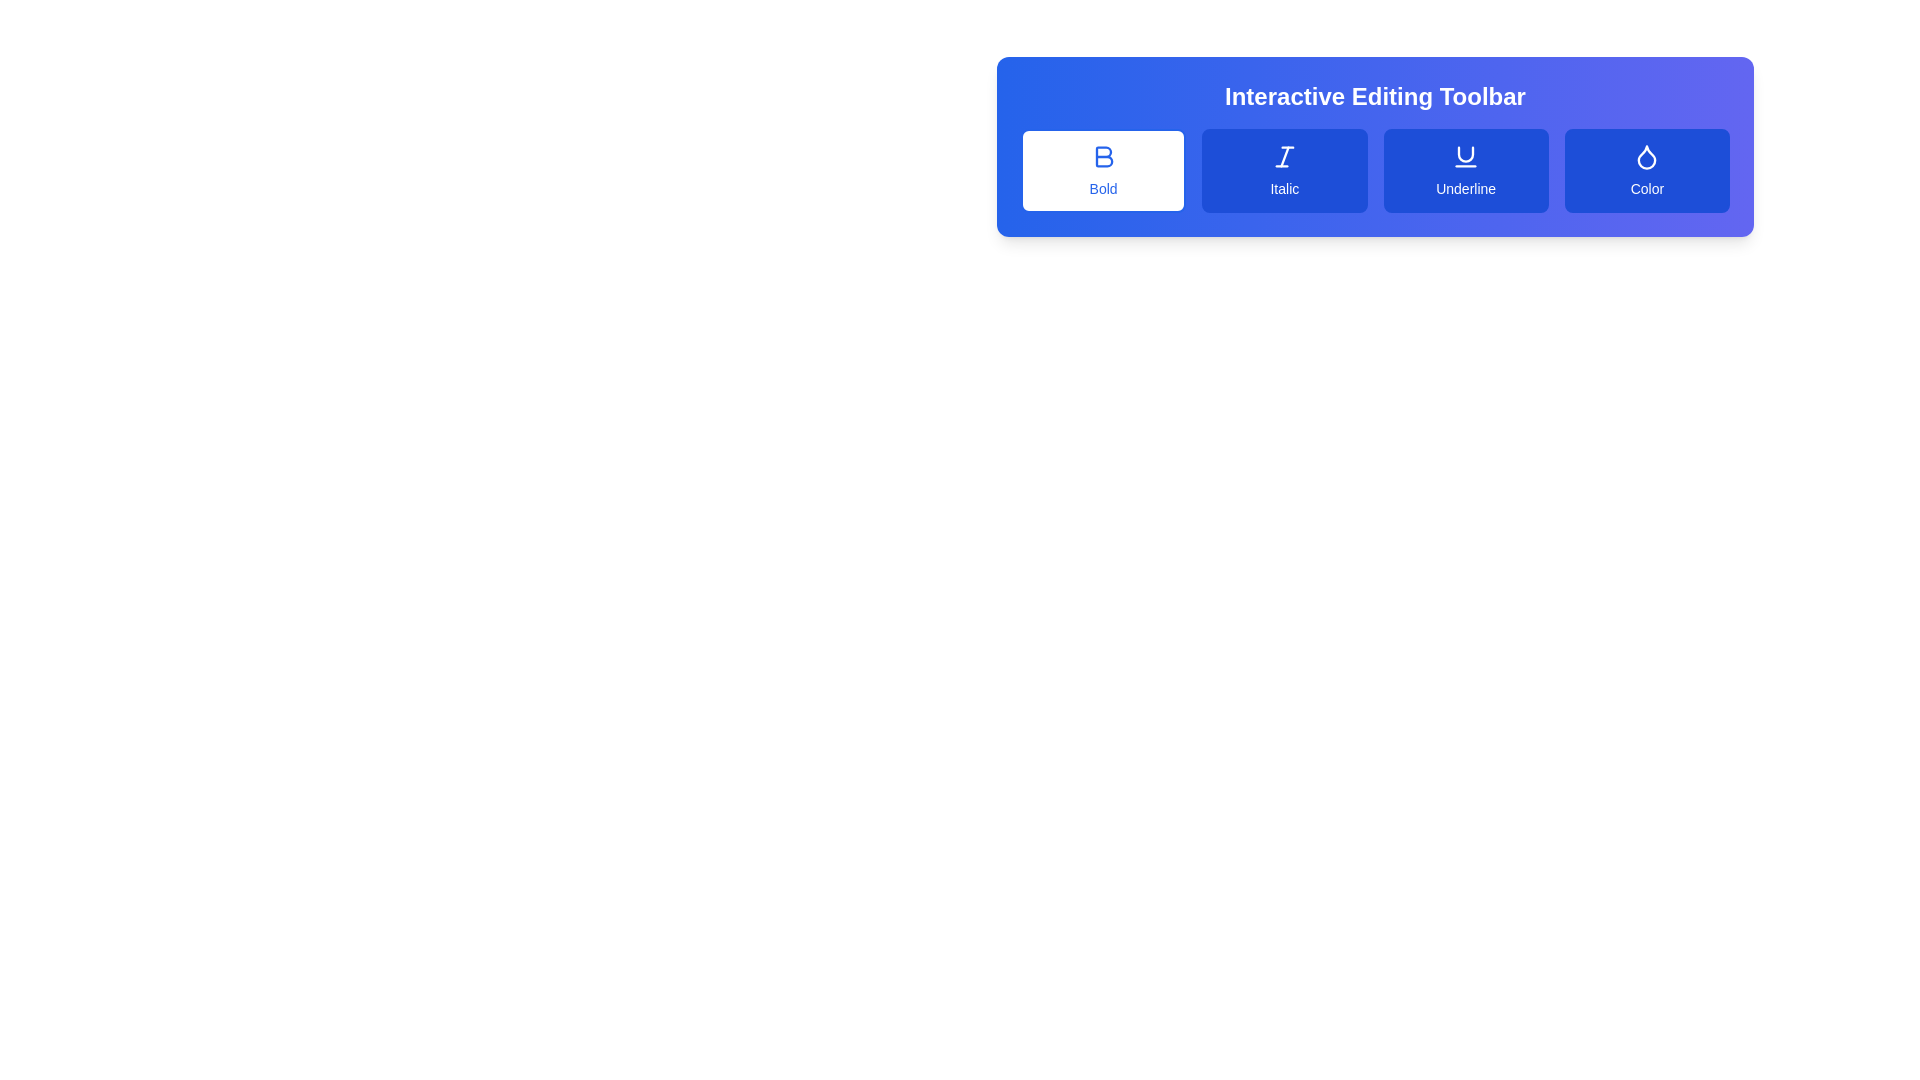  I want to click on 'Italic' text label styled in a small, italicized, capitalized font located on a blue background beneath an italicized 'I' icon in a horizontal toolbar, so click(1284, 189).